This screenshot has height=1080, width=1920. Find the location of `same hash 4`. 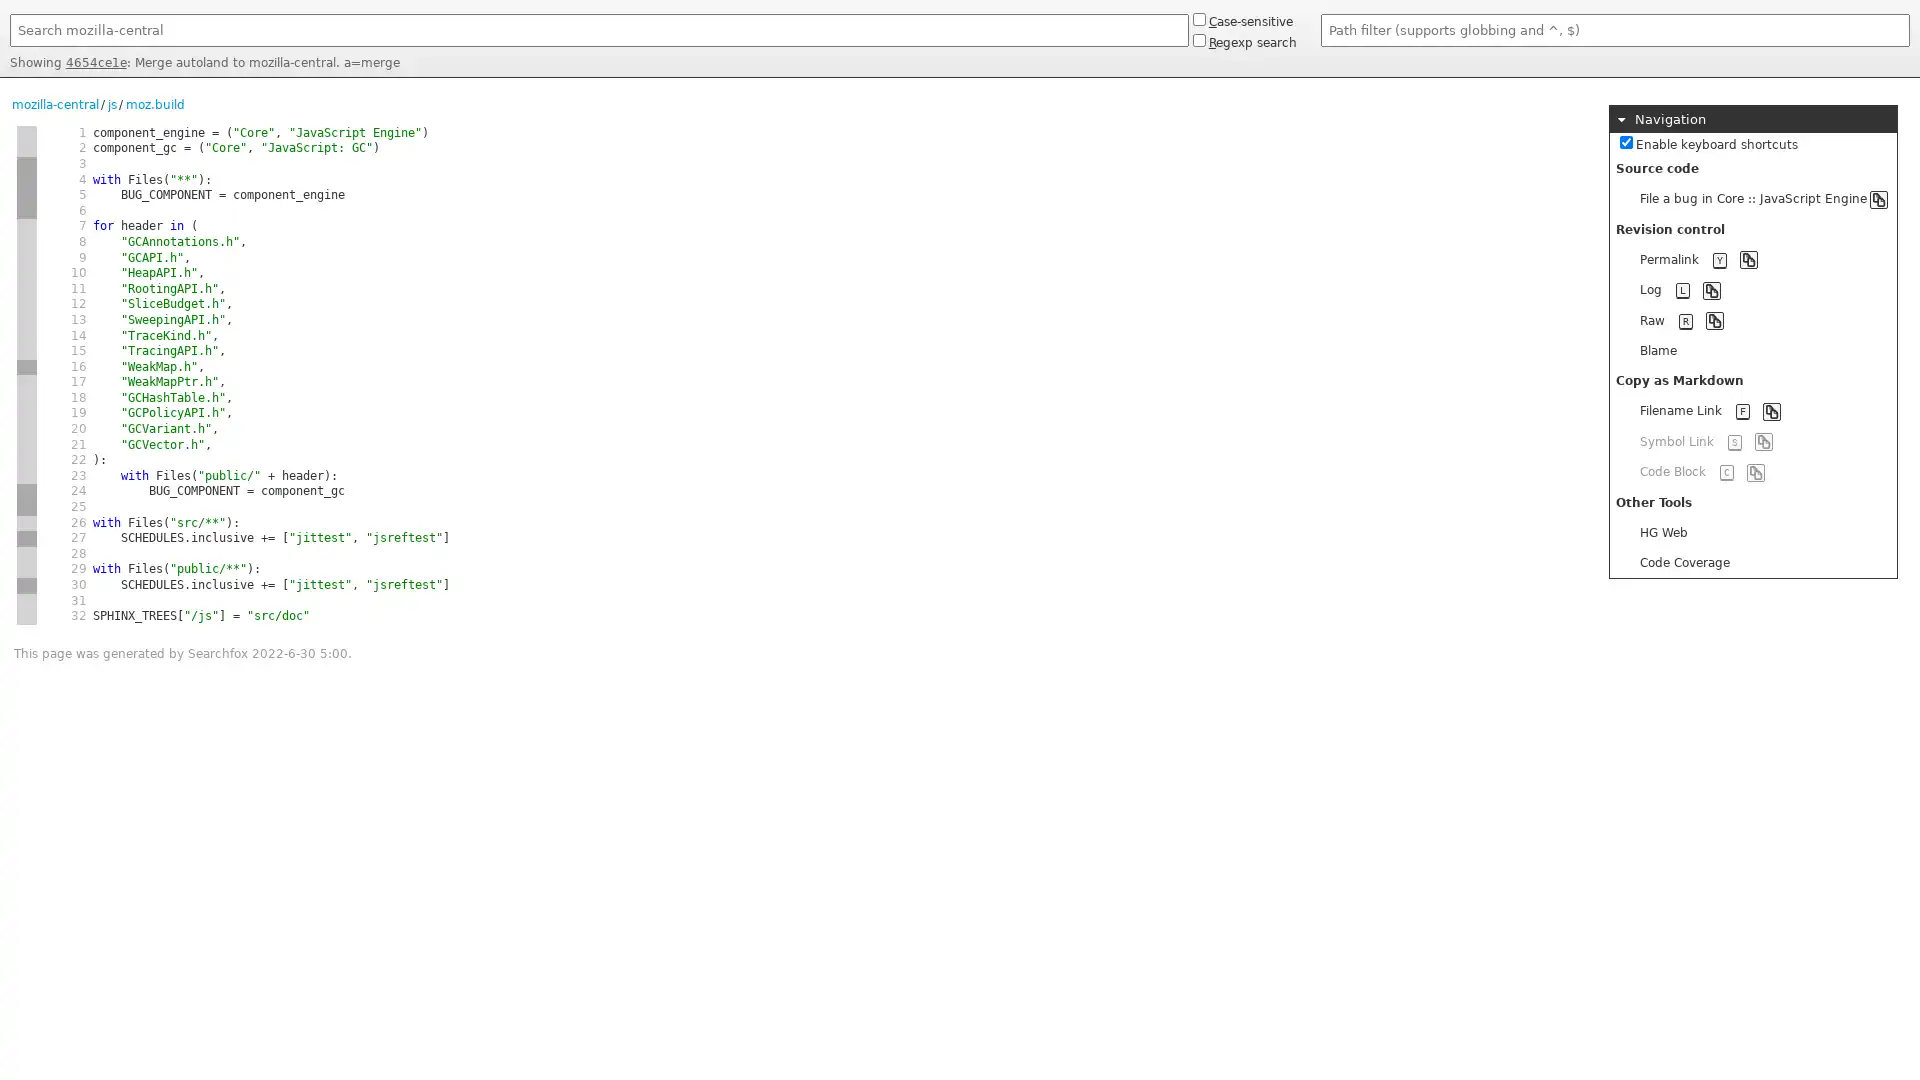

same hash 4 is located at coordinates (27, 570).